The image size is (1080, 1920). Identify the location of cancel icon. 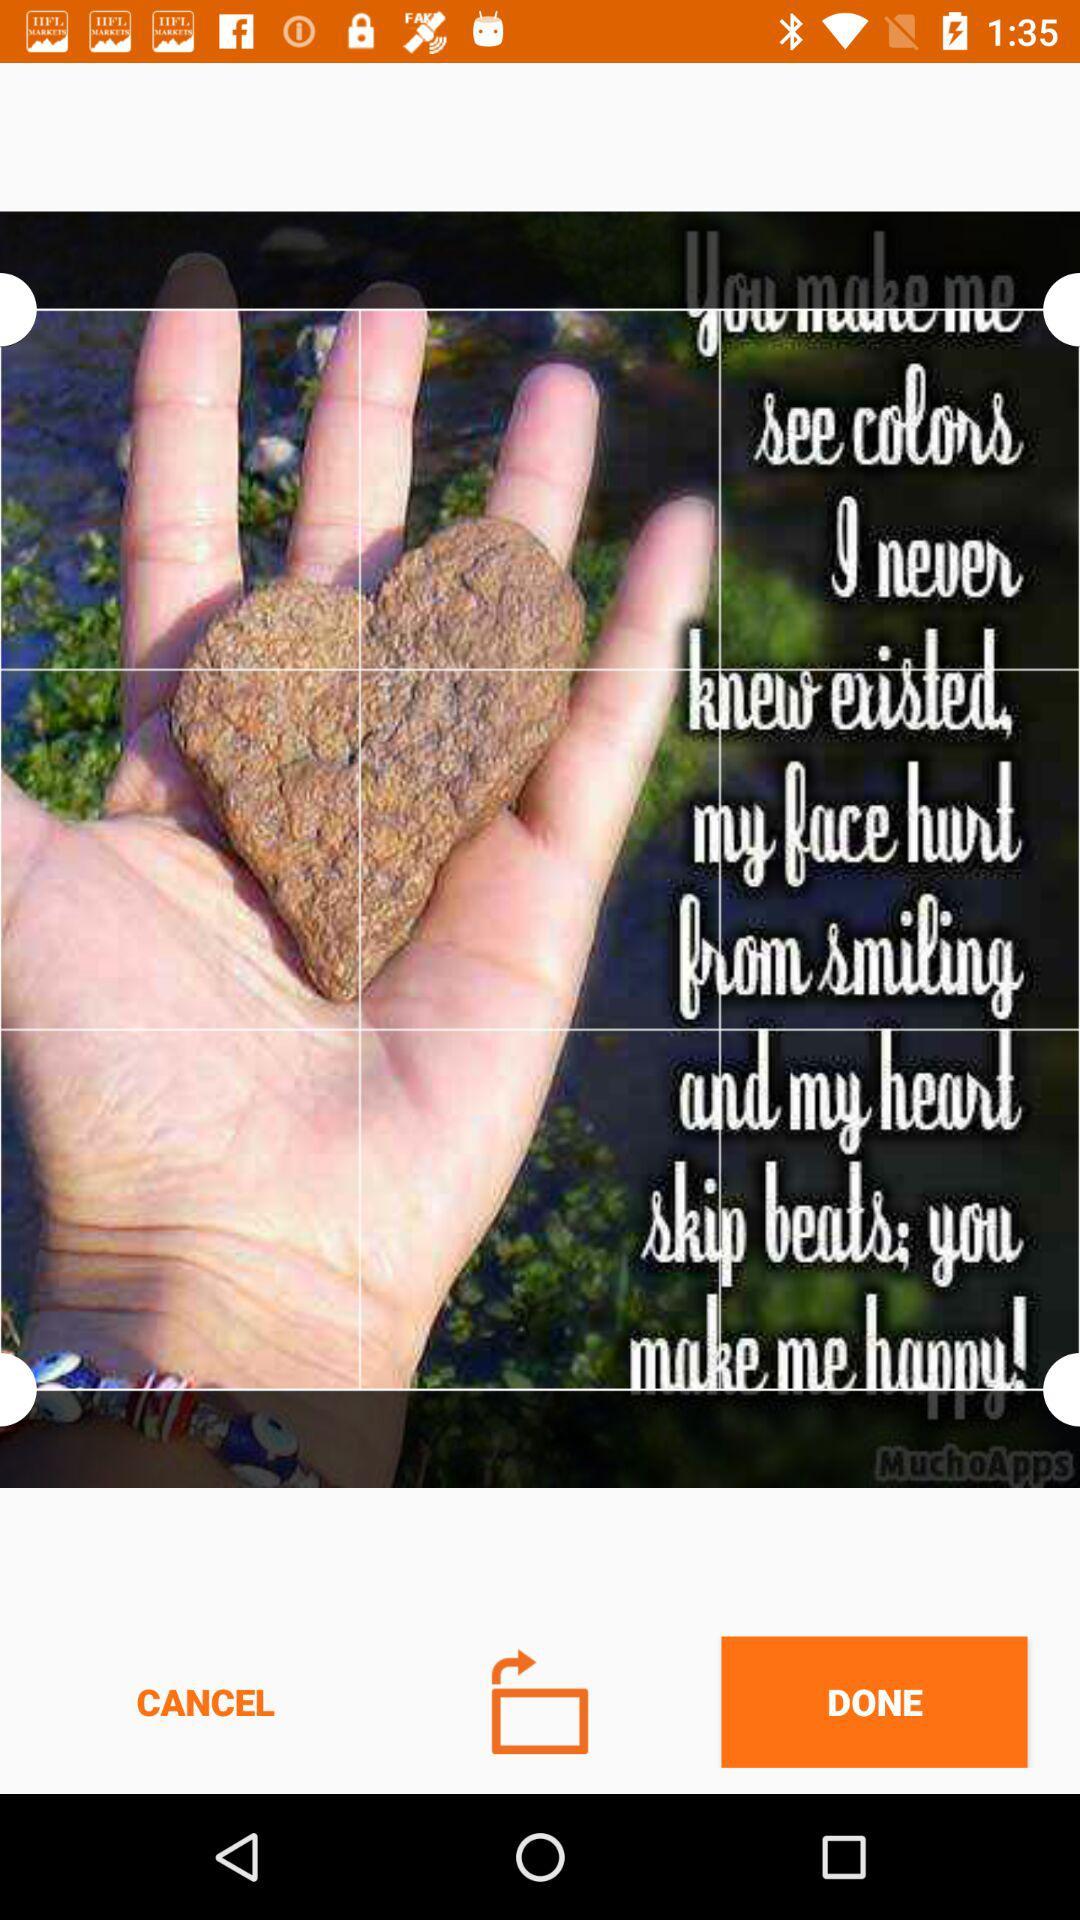
(205, 1701).